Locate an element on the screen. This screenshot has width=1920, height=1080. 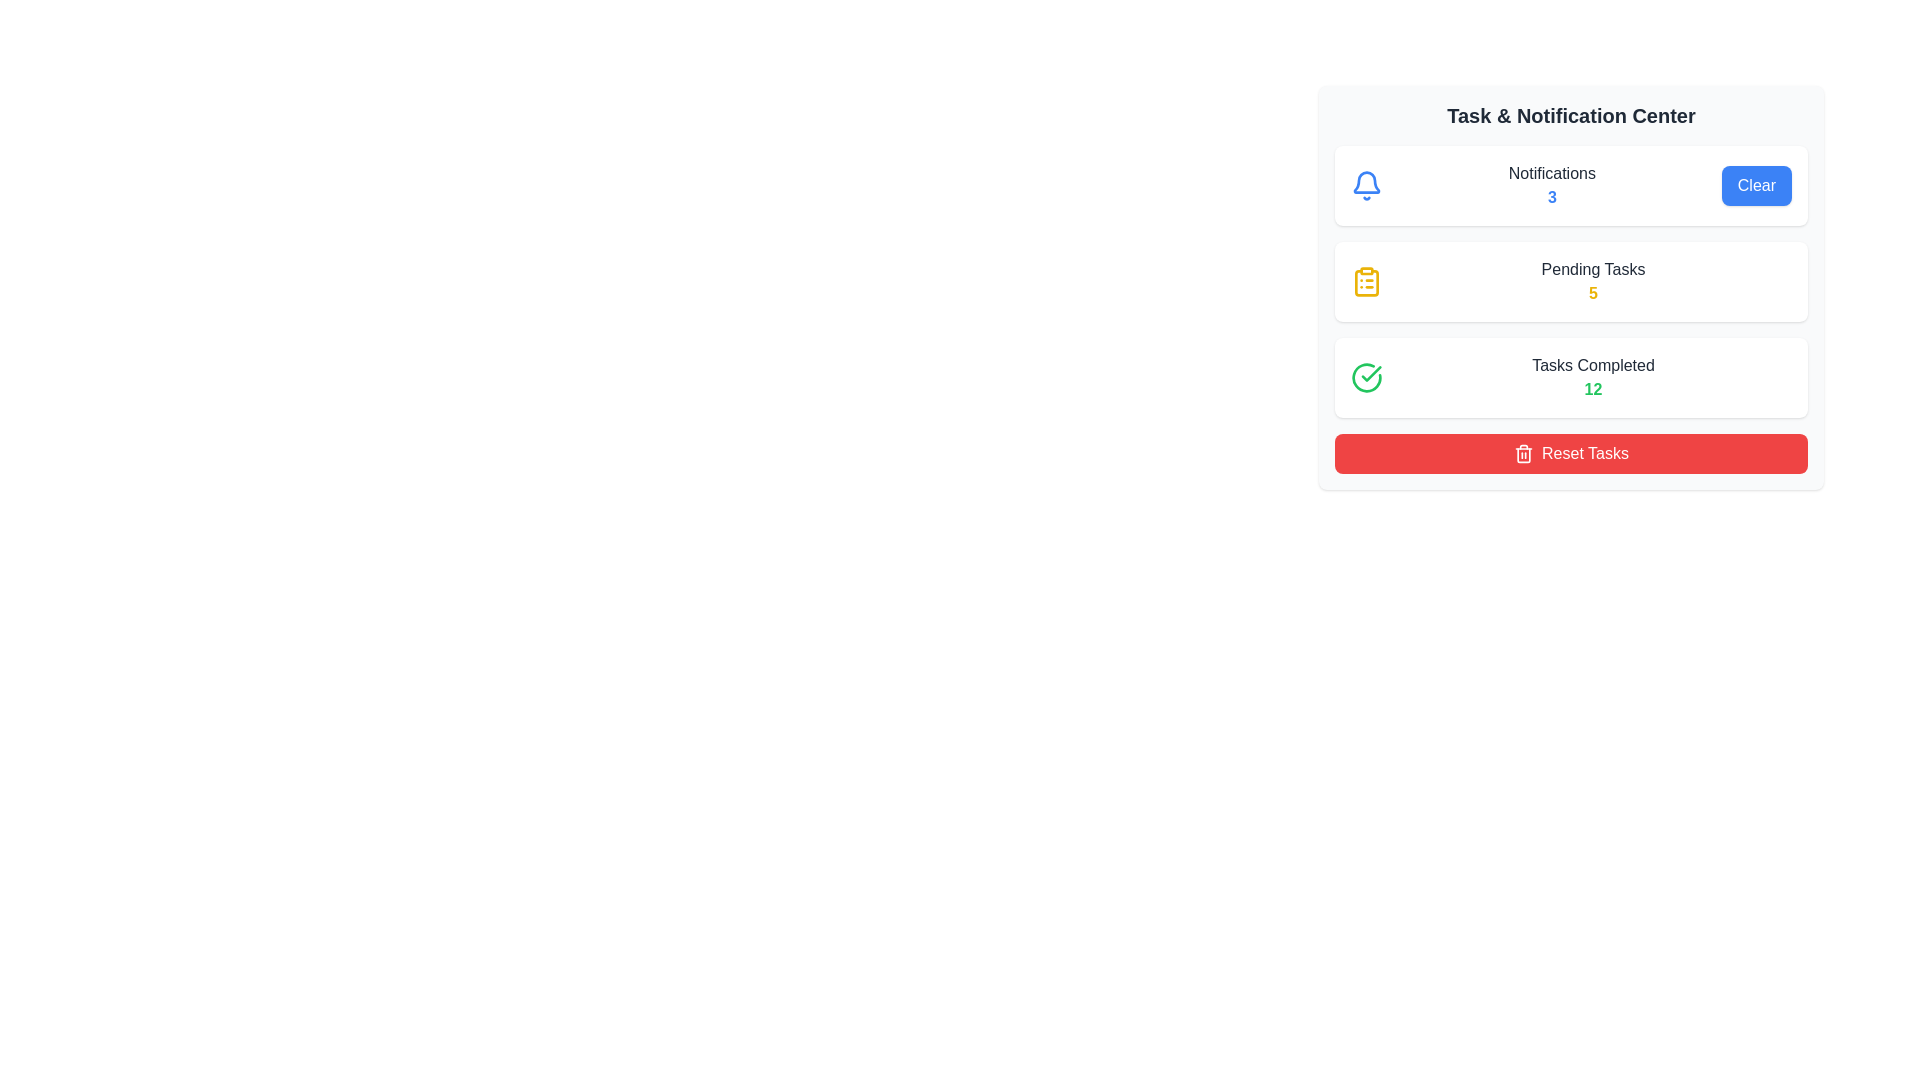
text content of the 'Pending Tasks' label, which displays the number '5' in bright yellow, located in the middle section of the card under 'Task & Notification Center' is located at coordinates (1592, 281).